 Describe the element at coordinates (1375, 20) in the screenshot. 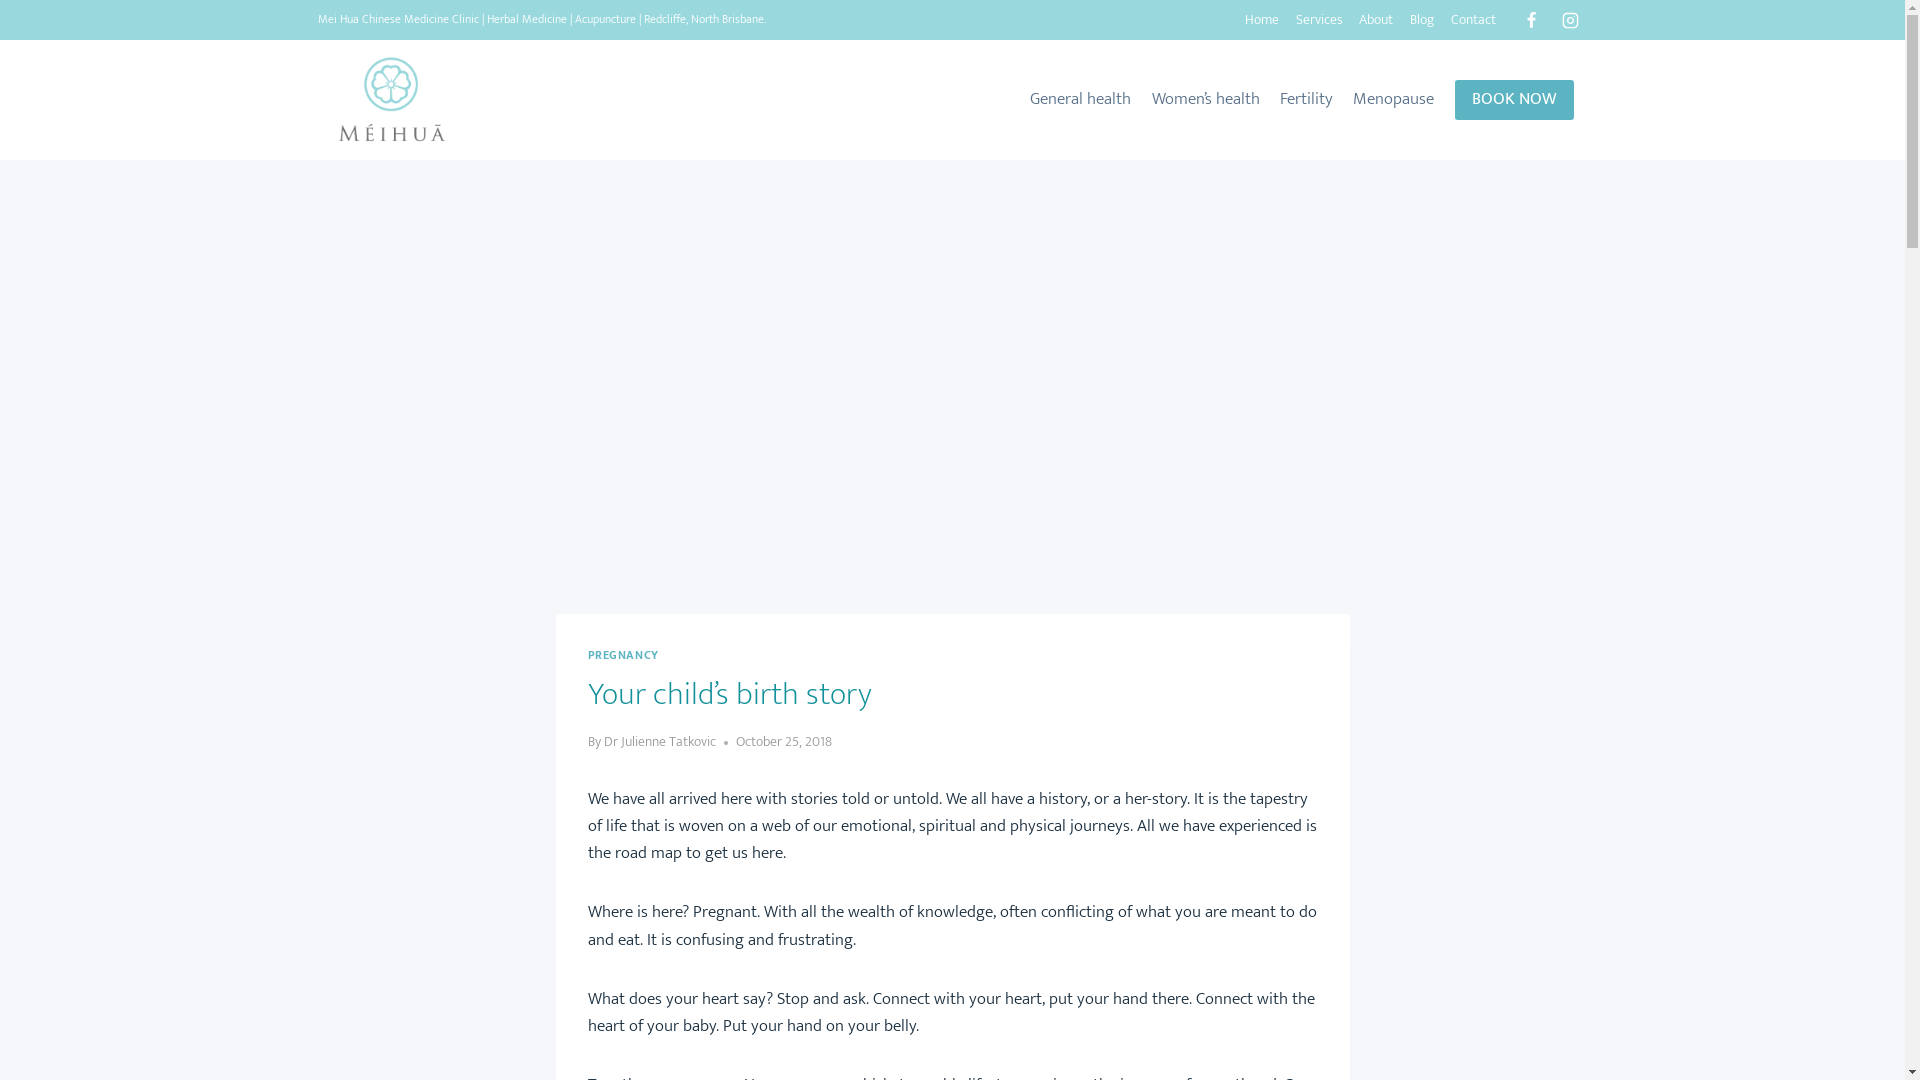

I see `'About'` at that location.